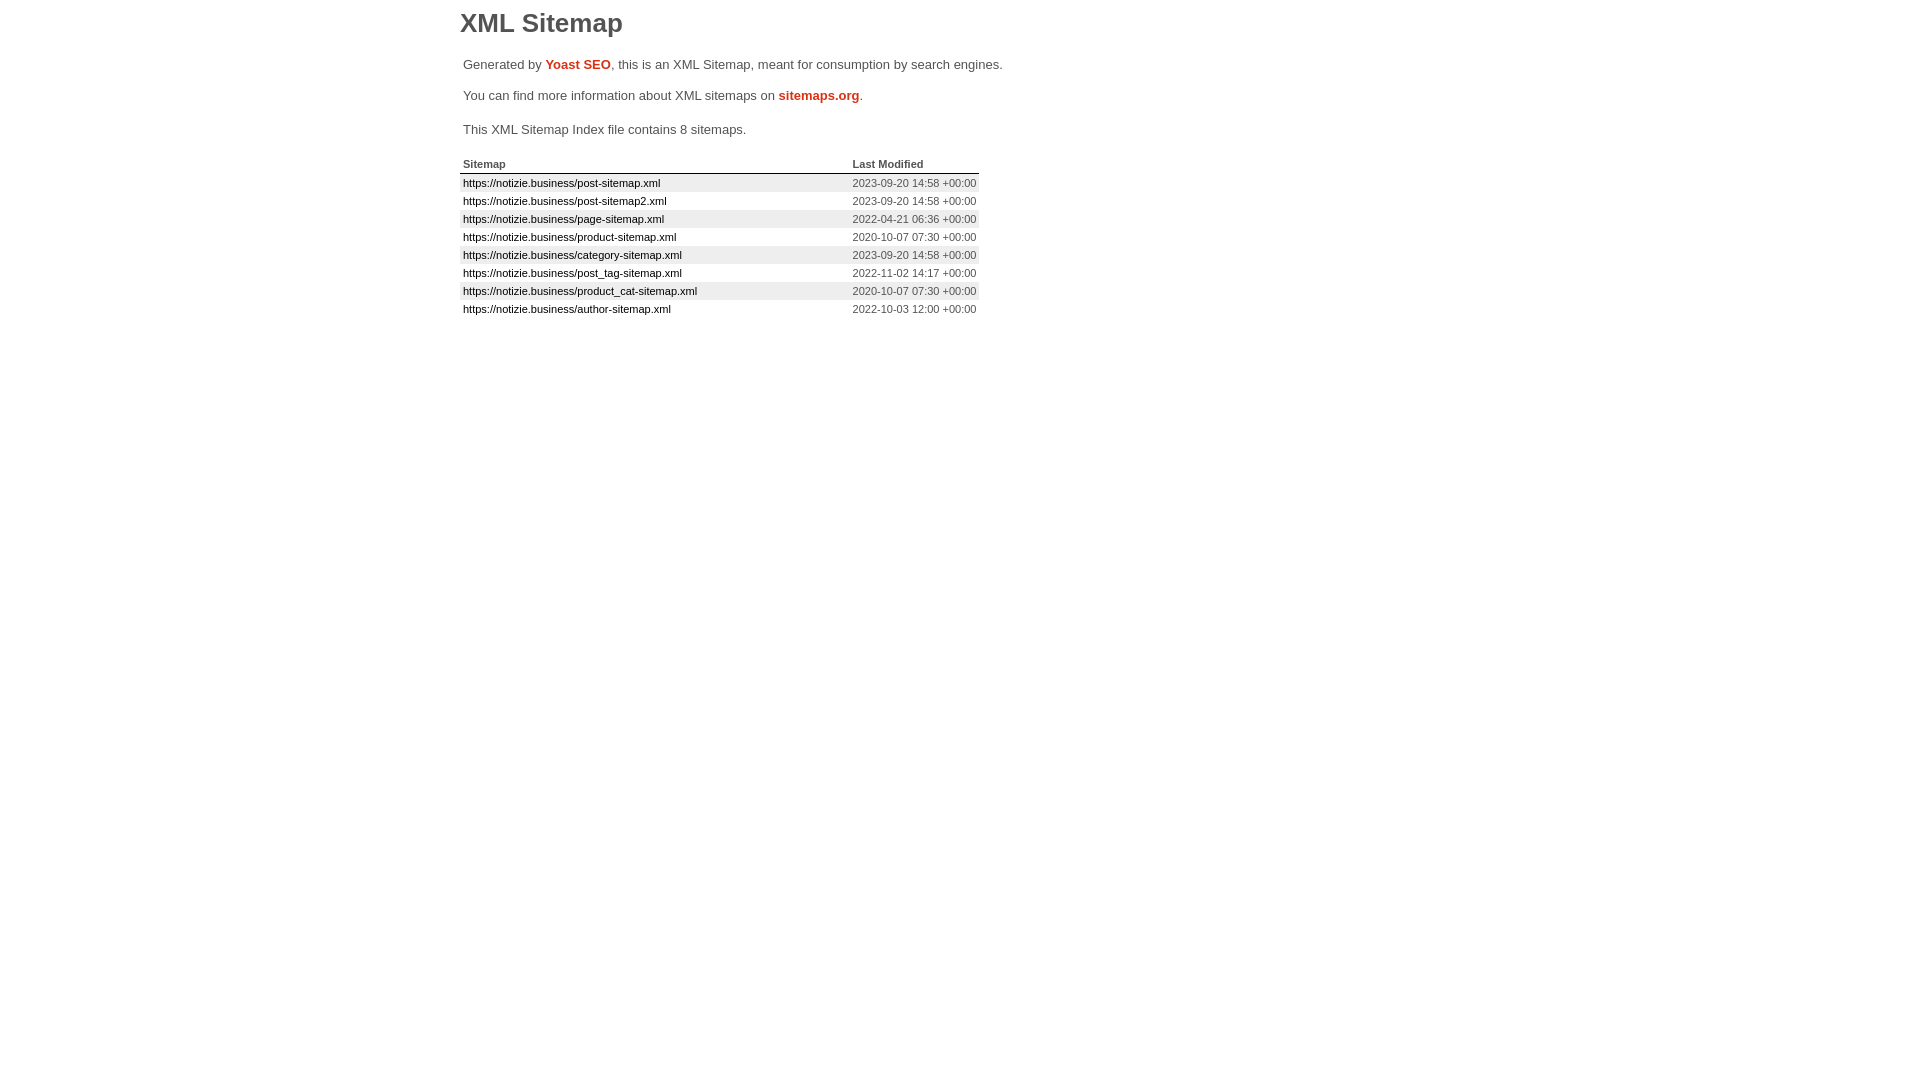  What do you see at coordinates (562, 219) in the screenshot?
I see `'https://notizie.business/page-sitemap.xml'` at bounding box center [562, 219].